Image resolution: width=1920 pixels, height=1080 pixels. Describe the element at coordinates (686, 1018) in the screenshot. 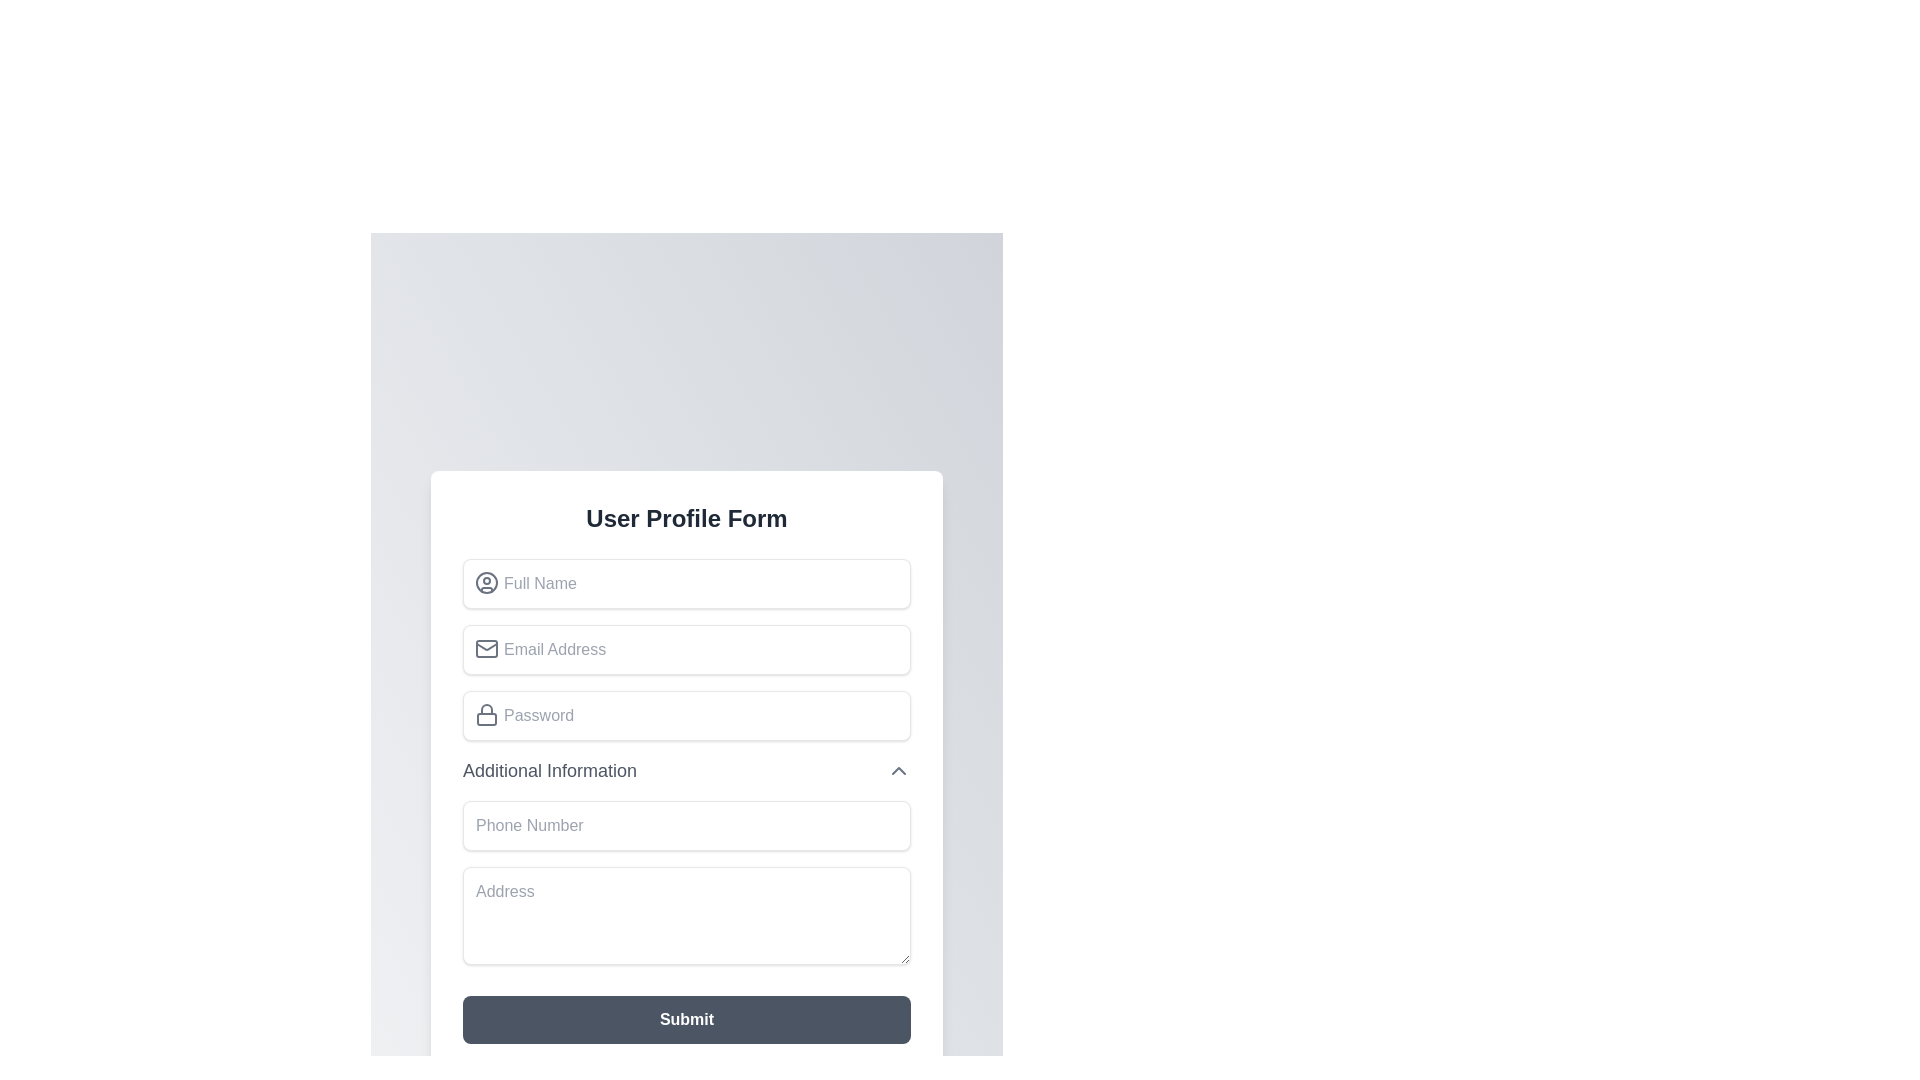

I see `the 'Submit' button, which is a rectangular button with rounded corners, dark gray color, and white text, located at the bottom of the form layout` at that location.